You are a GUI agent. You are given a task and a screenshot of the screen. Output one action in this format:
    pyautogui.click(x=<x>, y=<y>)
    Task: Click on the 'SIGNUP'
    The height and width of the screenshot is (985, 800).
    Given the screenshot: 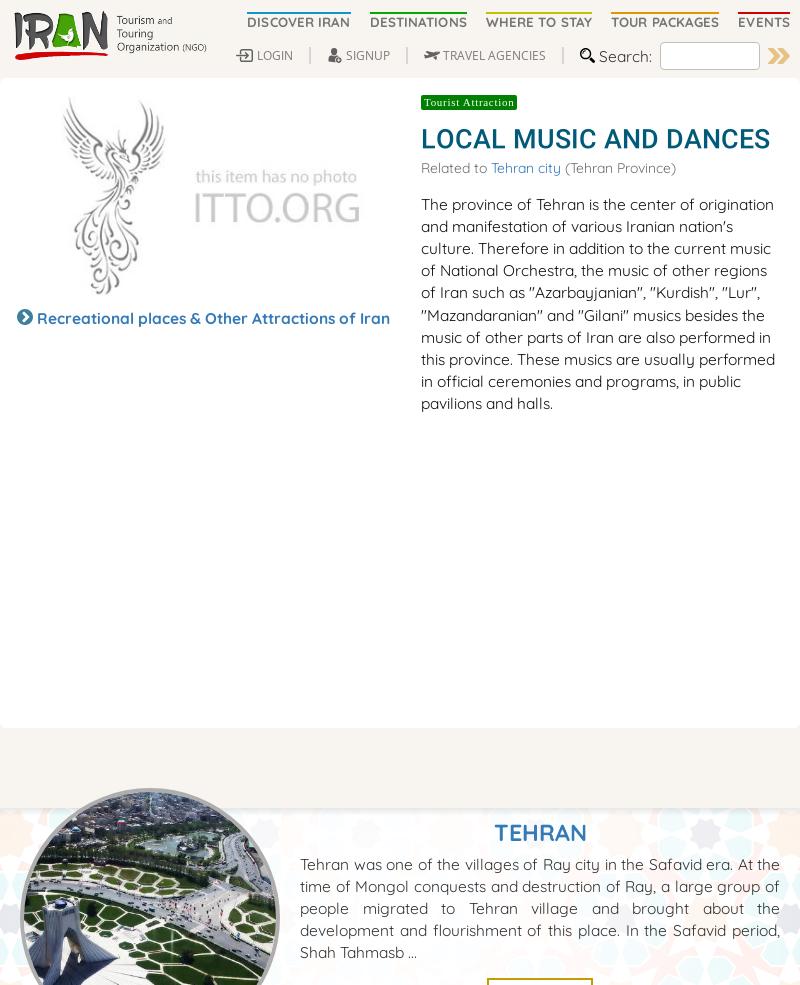 What is the action you would take?
    pyautogui.click(x=367, y=54)
    